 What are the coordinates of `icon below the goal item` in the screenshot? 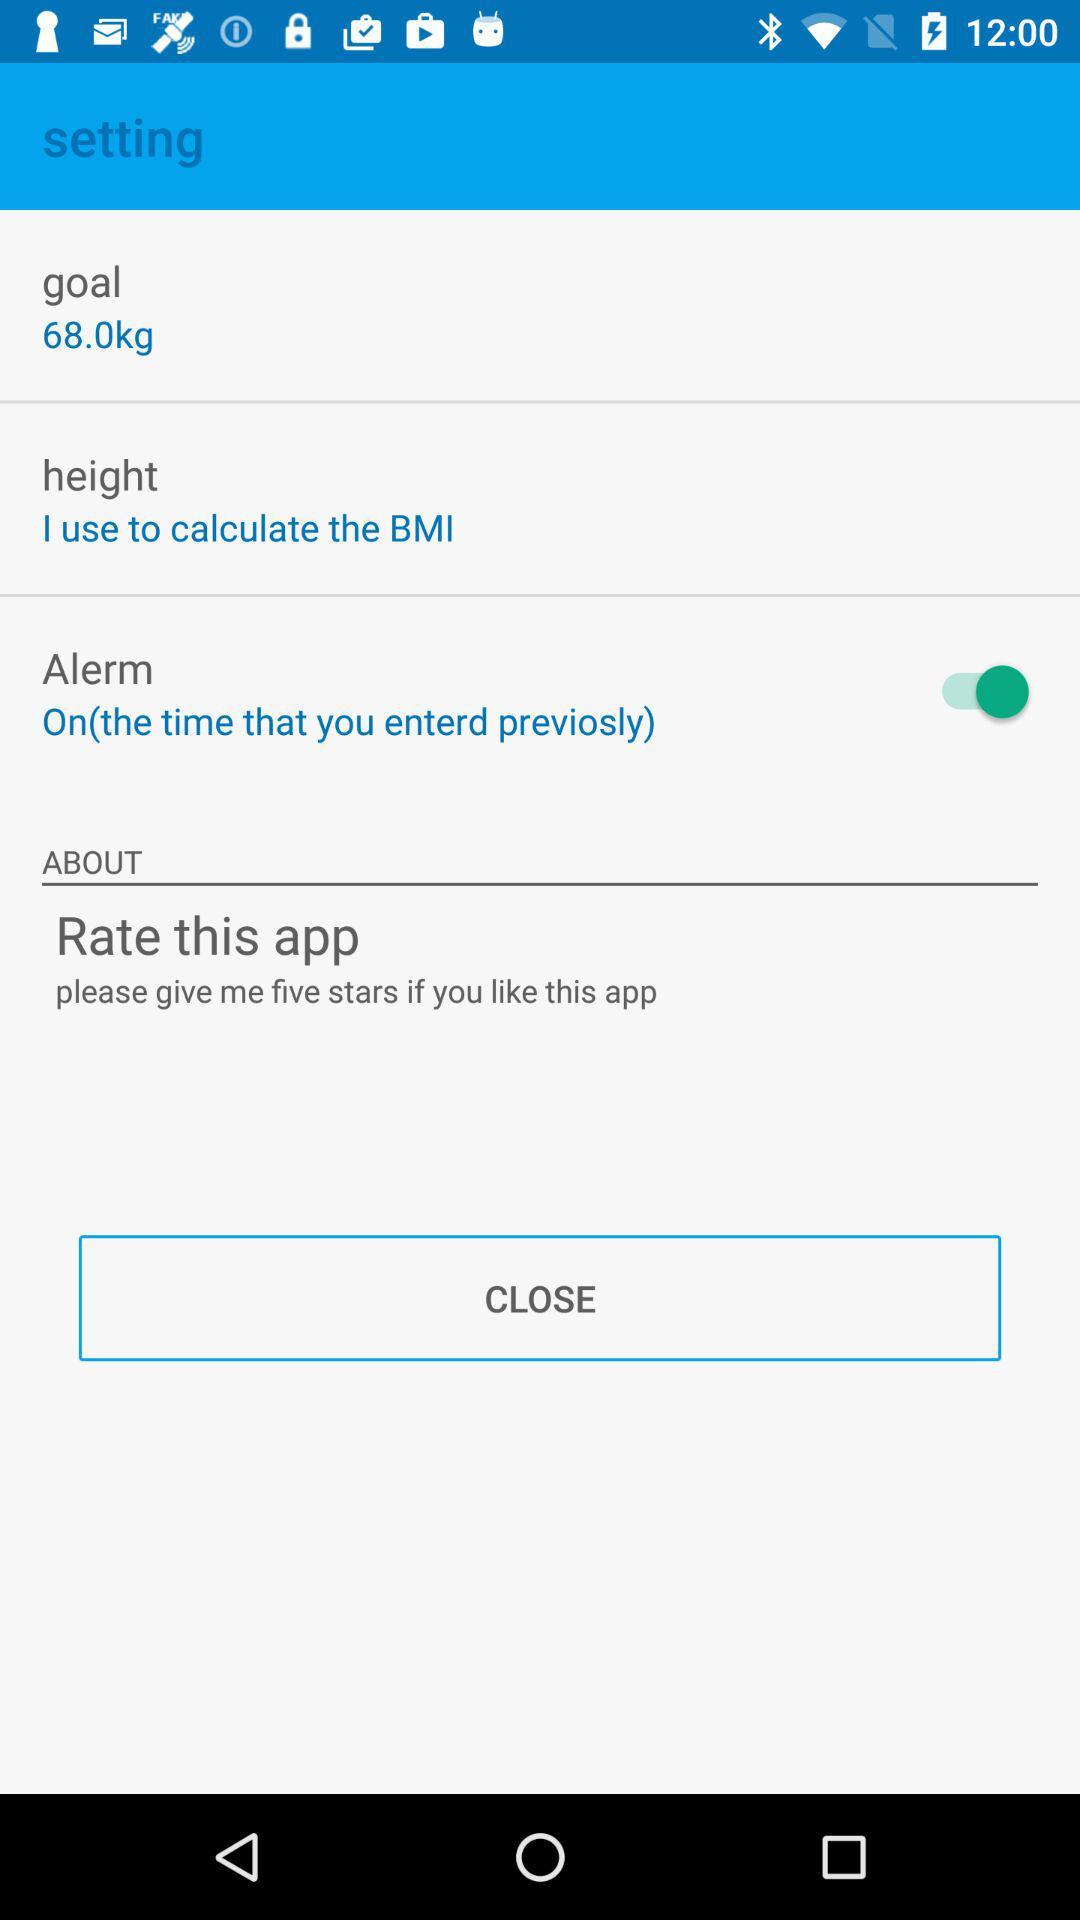 It's located at (97, 333).